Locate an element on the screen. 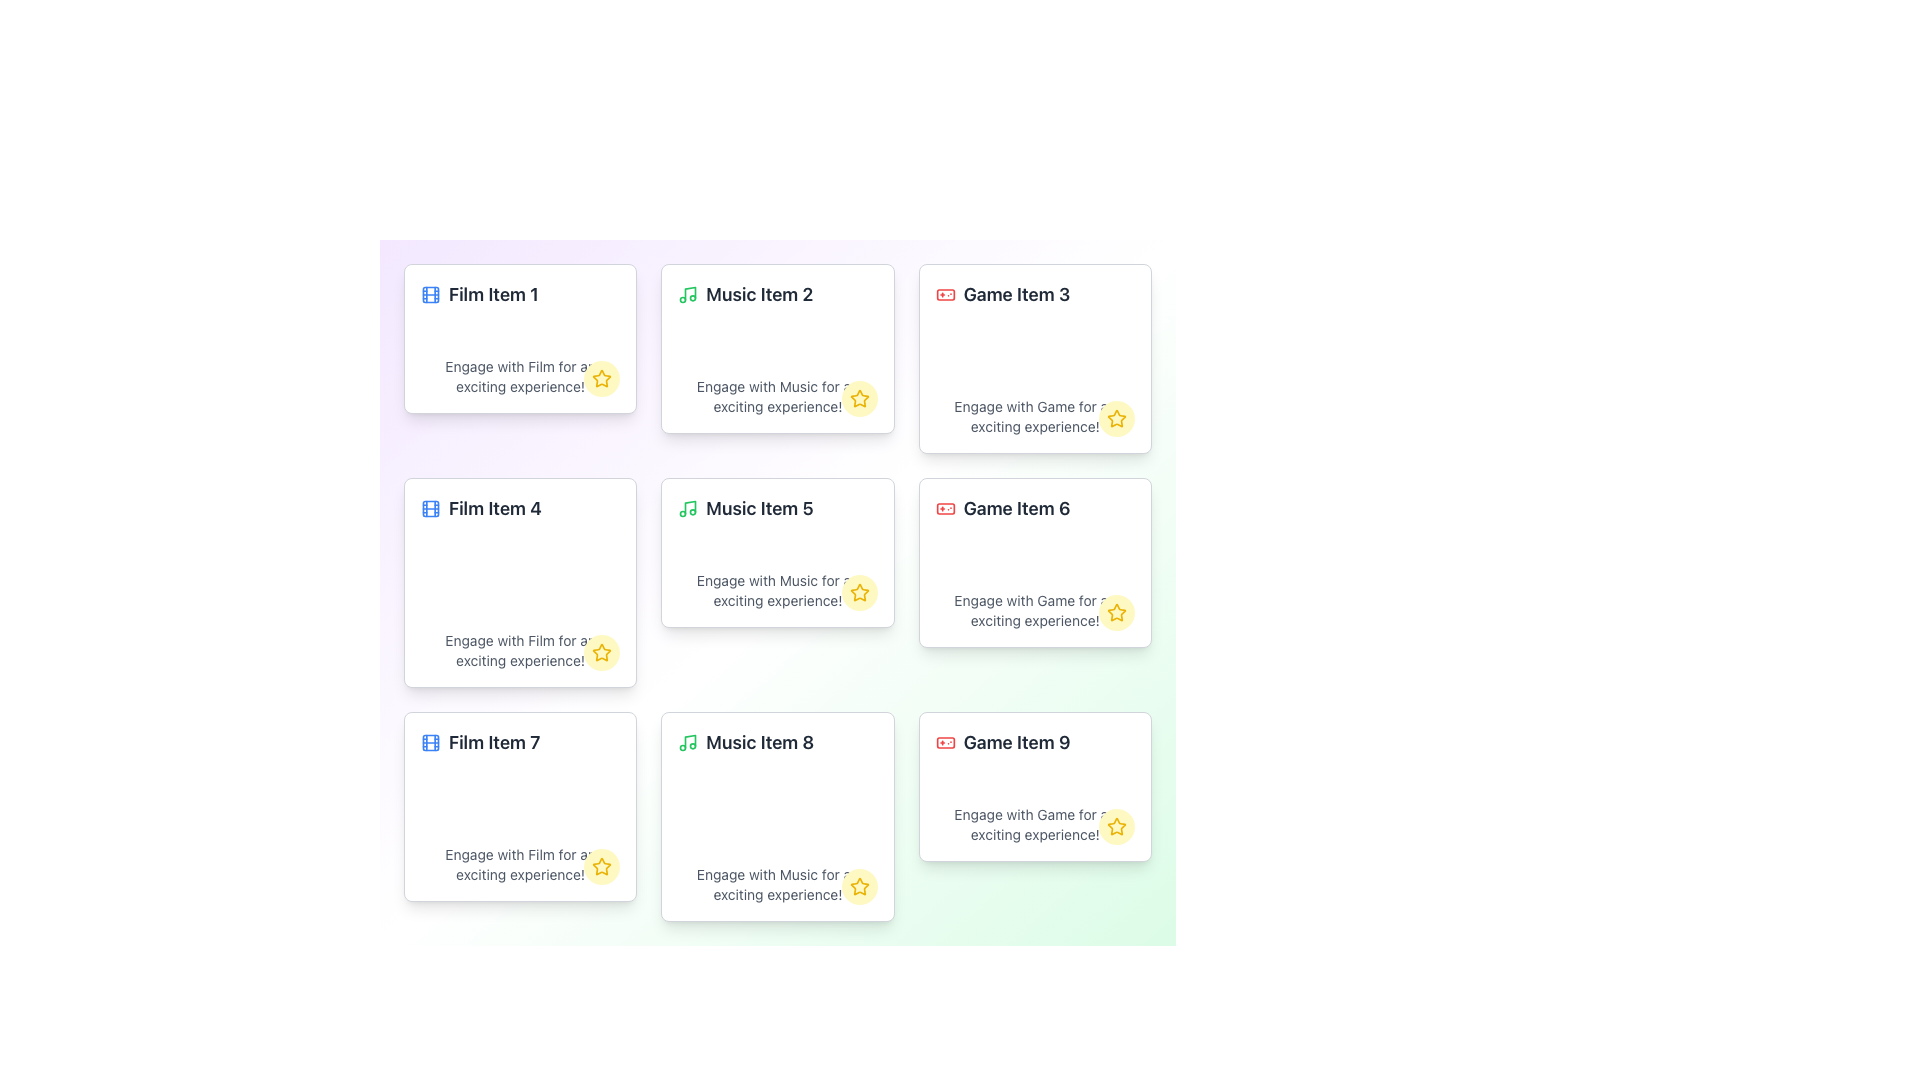 Image resolution: width=1920 pixels, height=1080 pixels. the game item card located in the upper-right section of the grid, which is the third card in the top row is located at coordinates (1035, 357).